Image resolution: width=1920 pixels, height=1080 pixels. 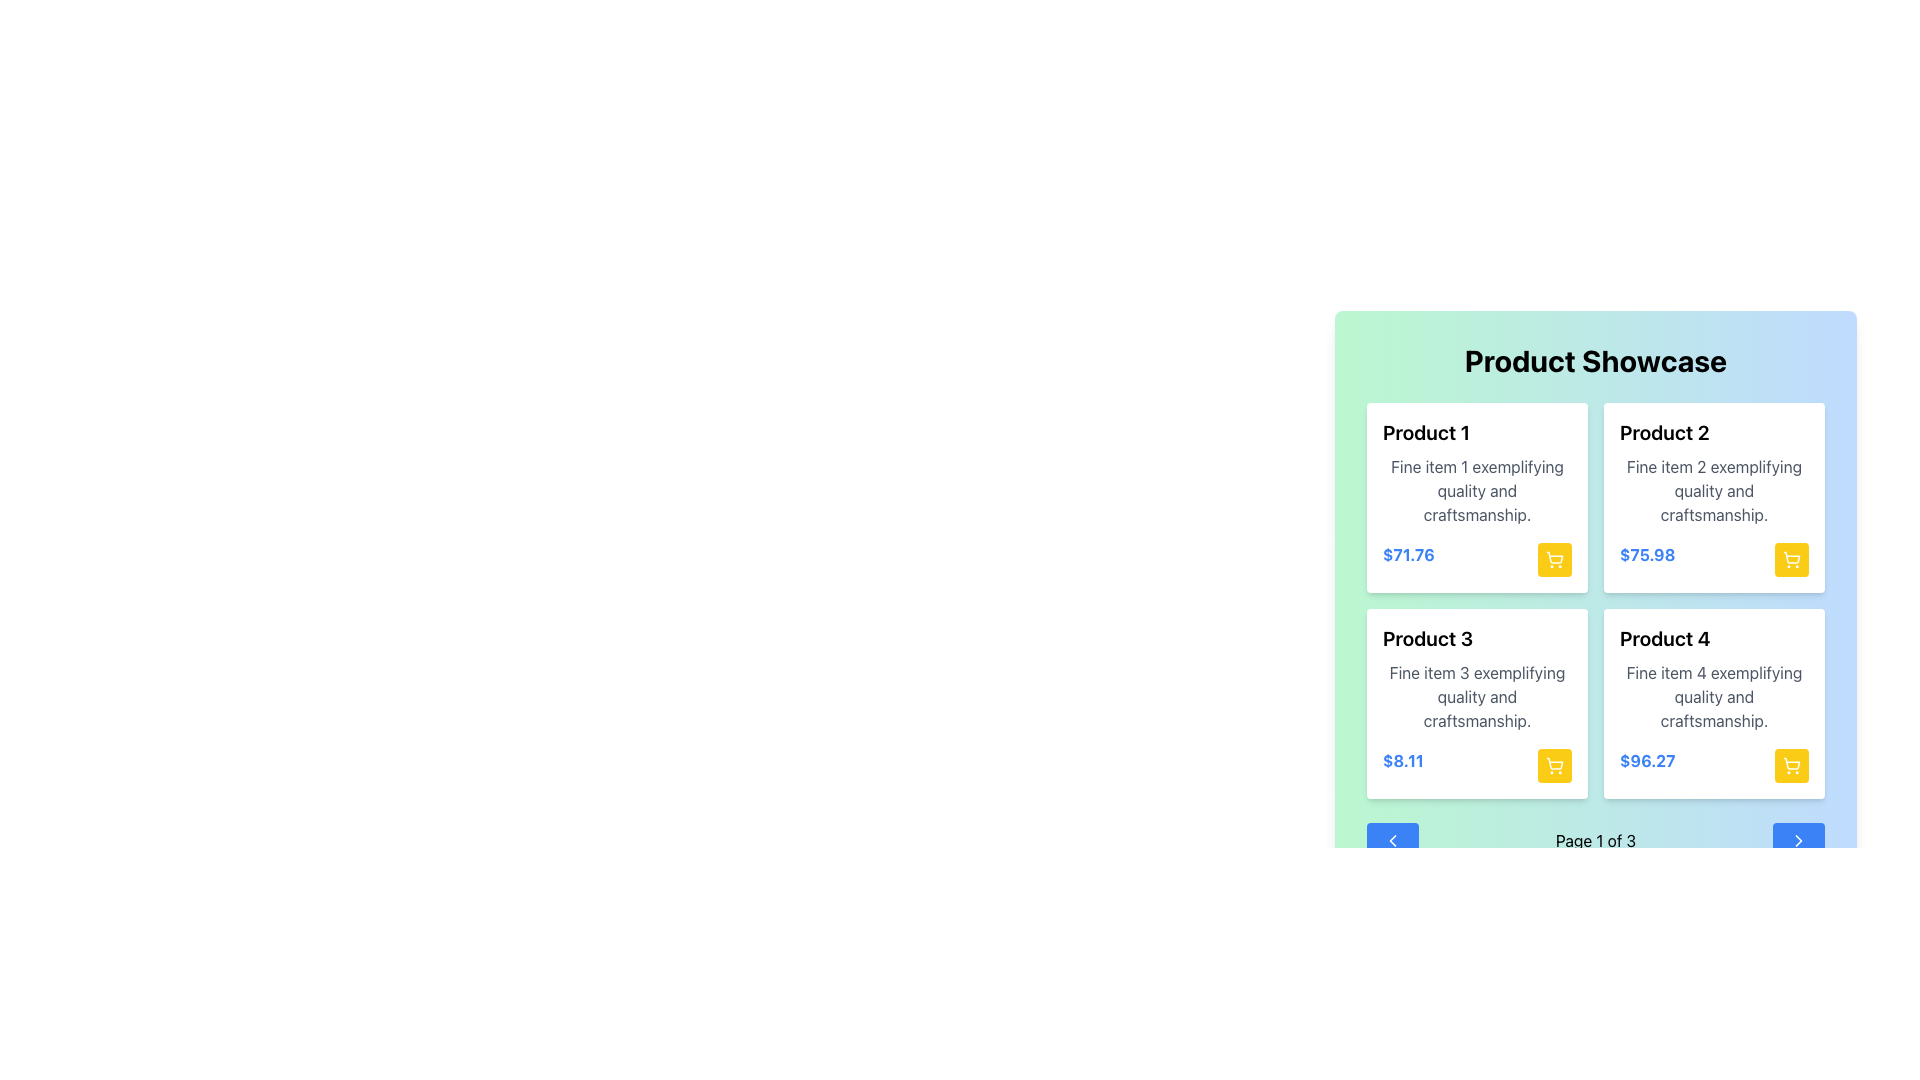 I want to click on the yellow rounded rectangle button with a shopping cart icon located in the second column of the top row in the grid layout, next to the price label '$71.76' and under 'Product 1', so click(x=1554, y=559).